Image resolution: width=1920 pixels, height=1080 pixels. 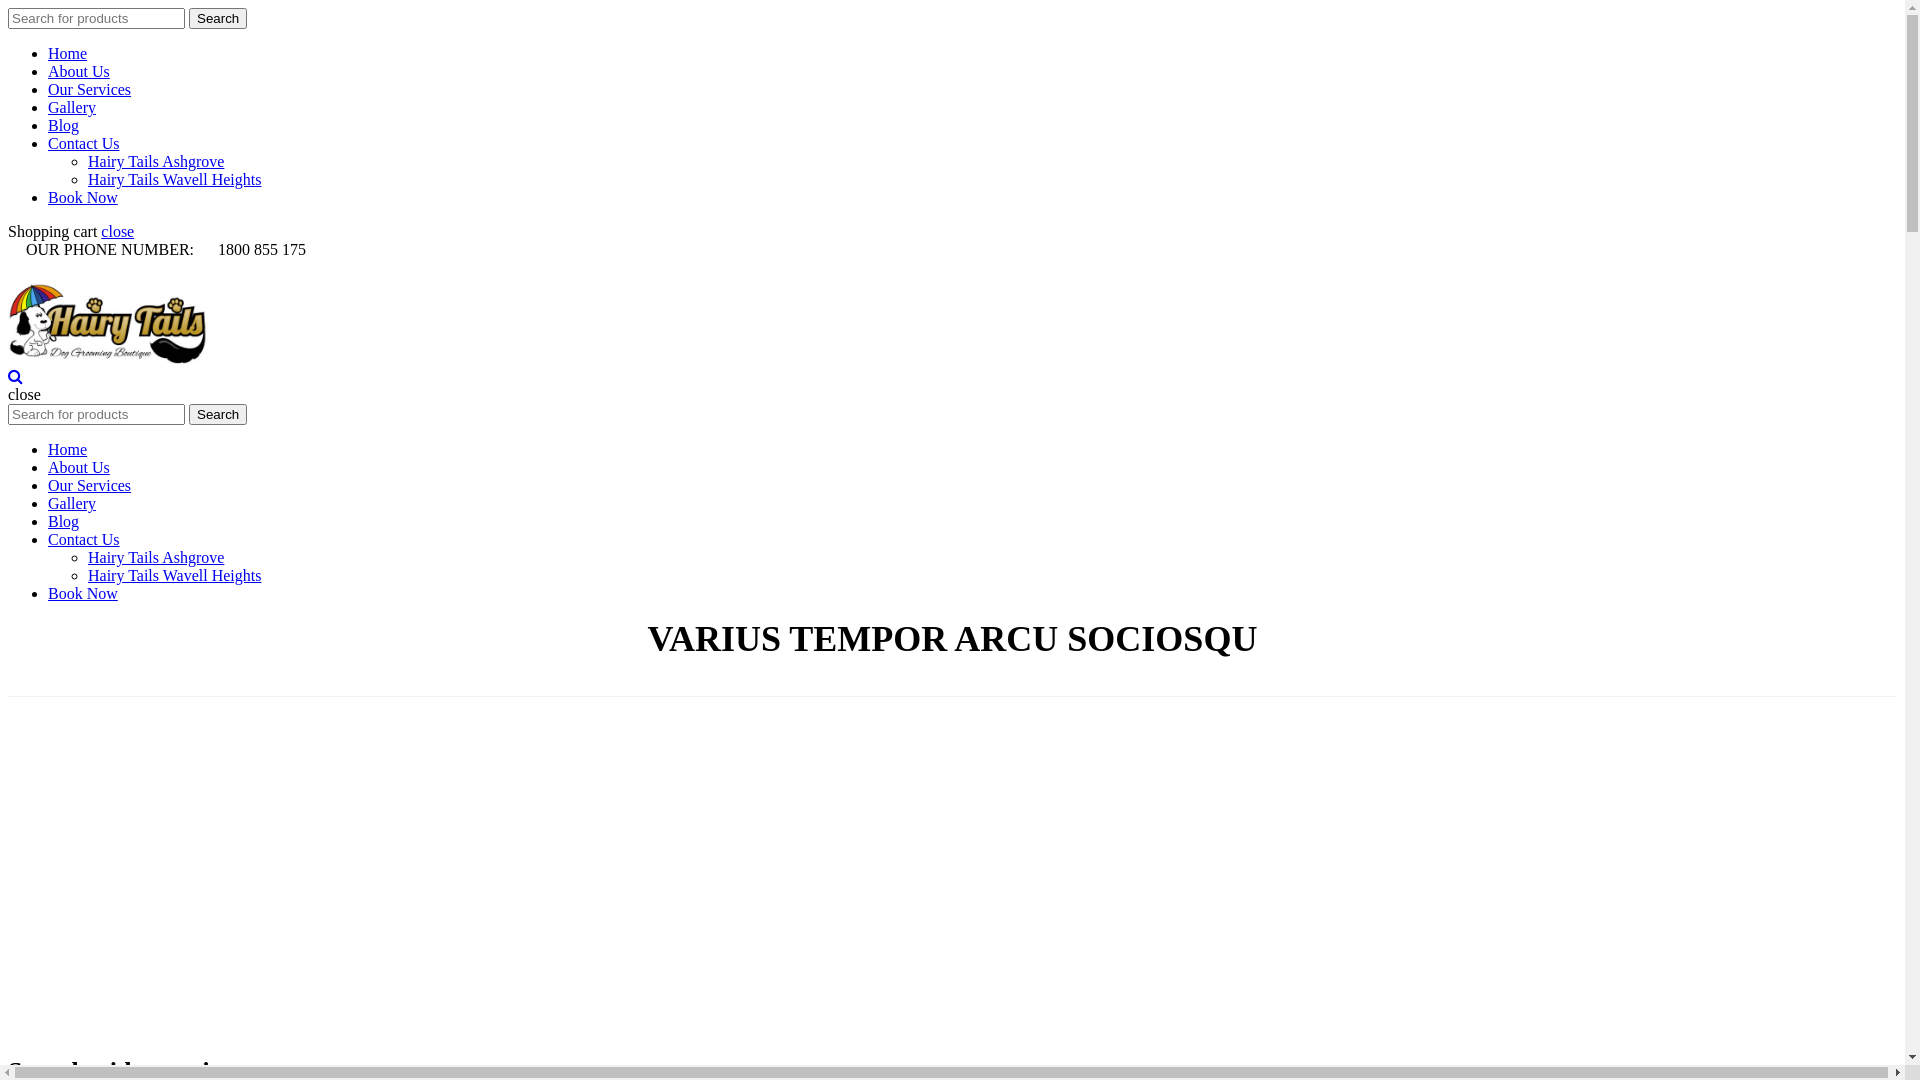 I want to click on 'Hairy Tails Wavell Heights', so click(x=174, y=178).